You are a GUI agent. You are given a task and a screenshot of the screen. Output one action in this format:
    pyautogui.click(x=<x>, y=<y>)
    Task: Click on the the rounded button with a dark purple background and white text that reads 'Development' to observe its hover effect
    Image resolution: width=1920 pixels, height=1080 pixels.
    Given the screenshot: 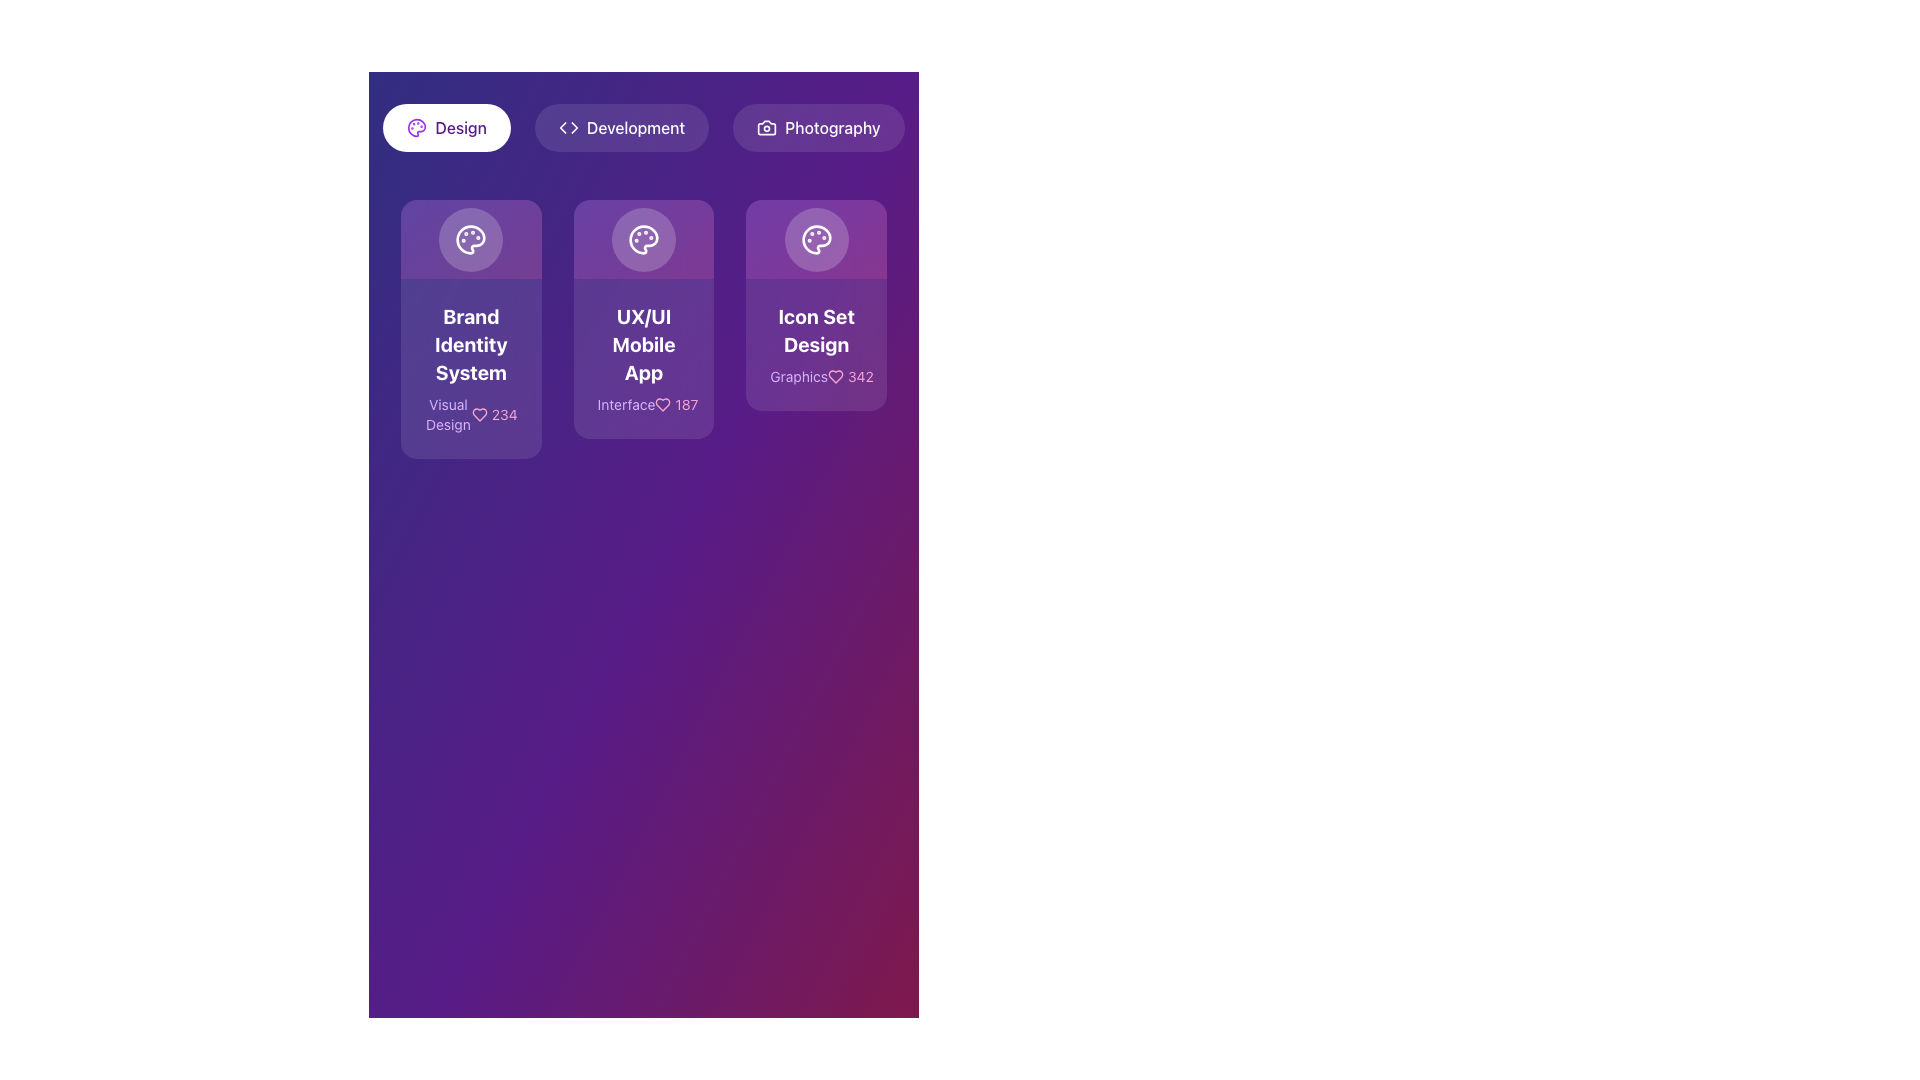 What is the action you would take?
    pyautogui.click(x=621, y=127)
    